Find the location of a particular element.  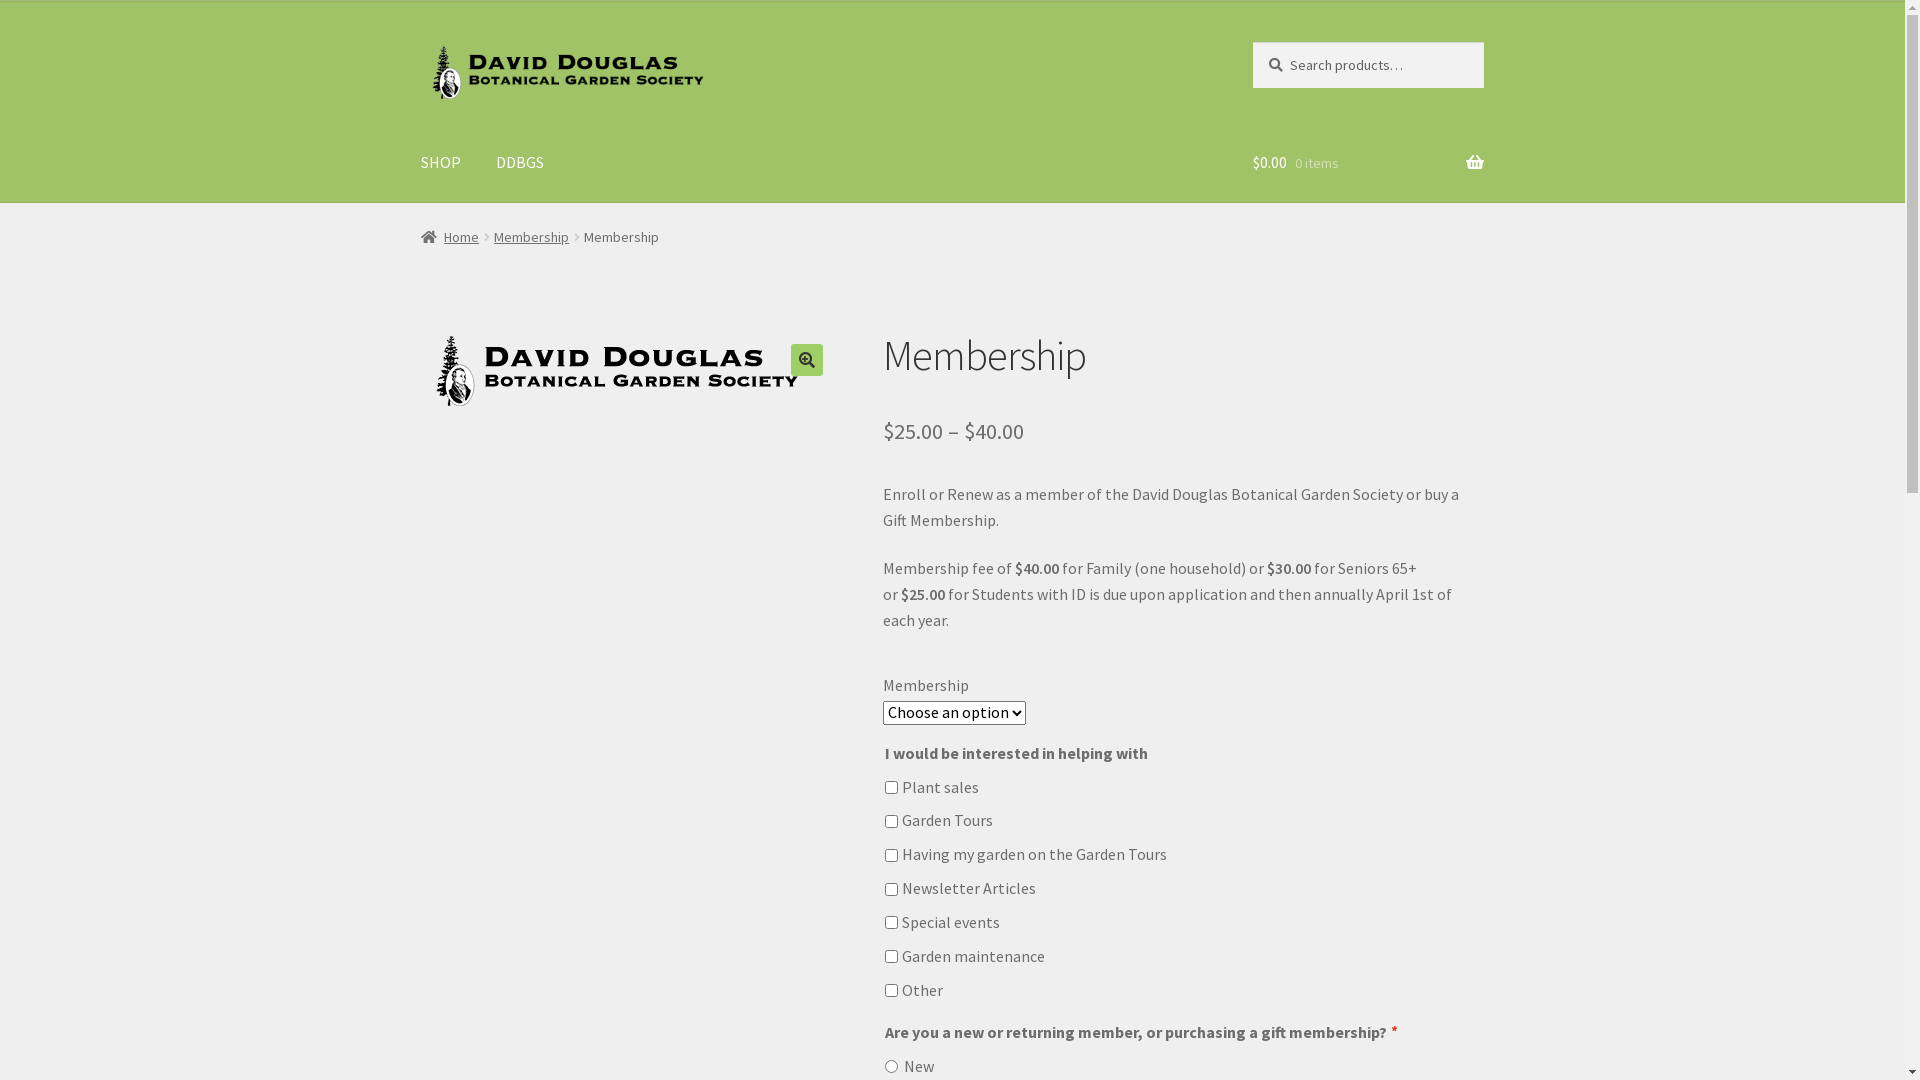

'DDBGS' is located at coordinates (519, 163).